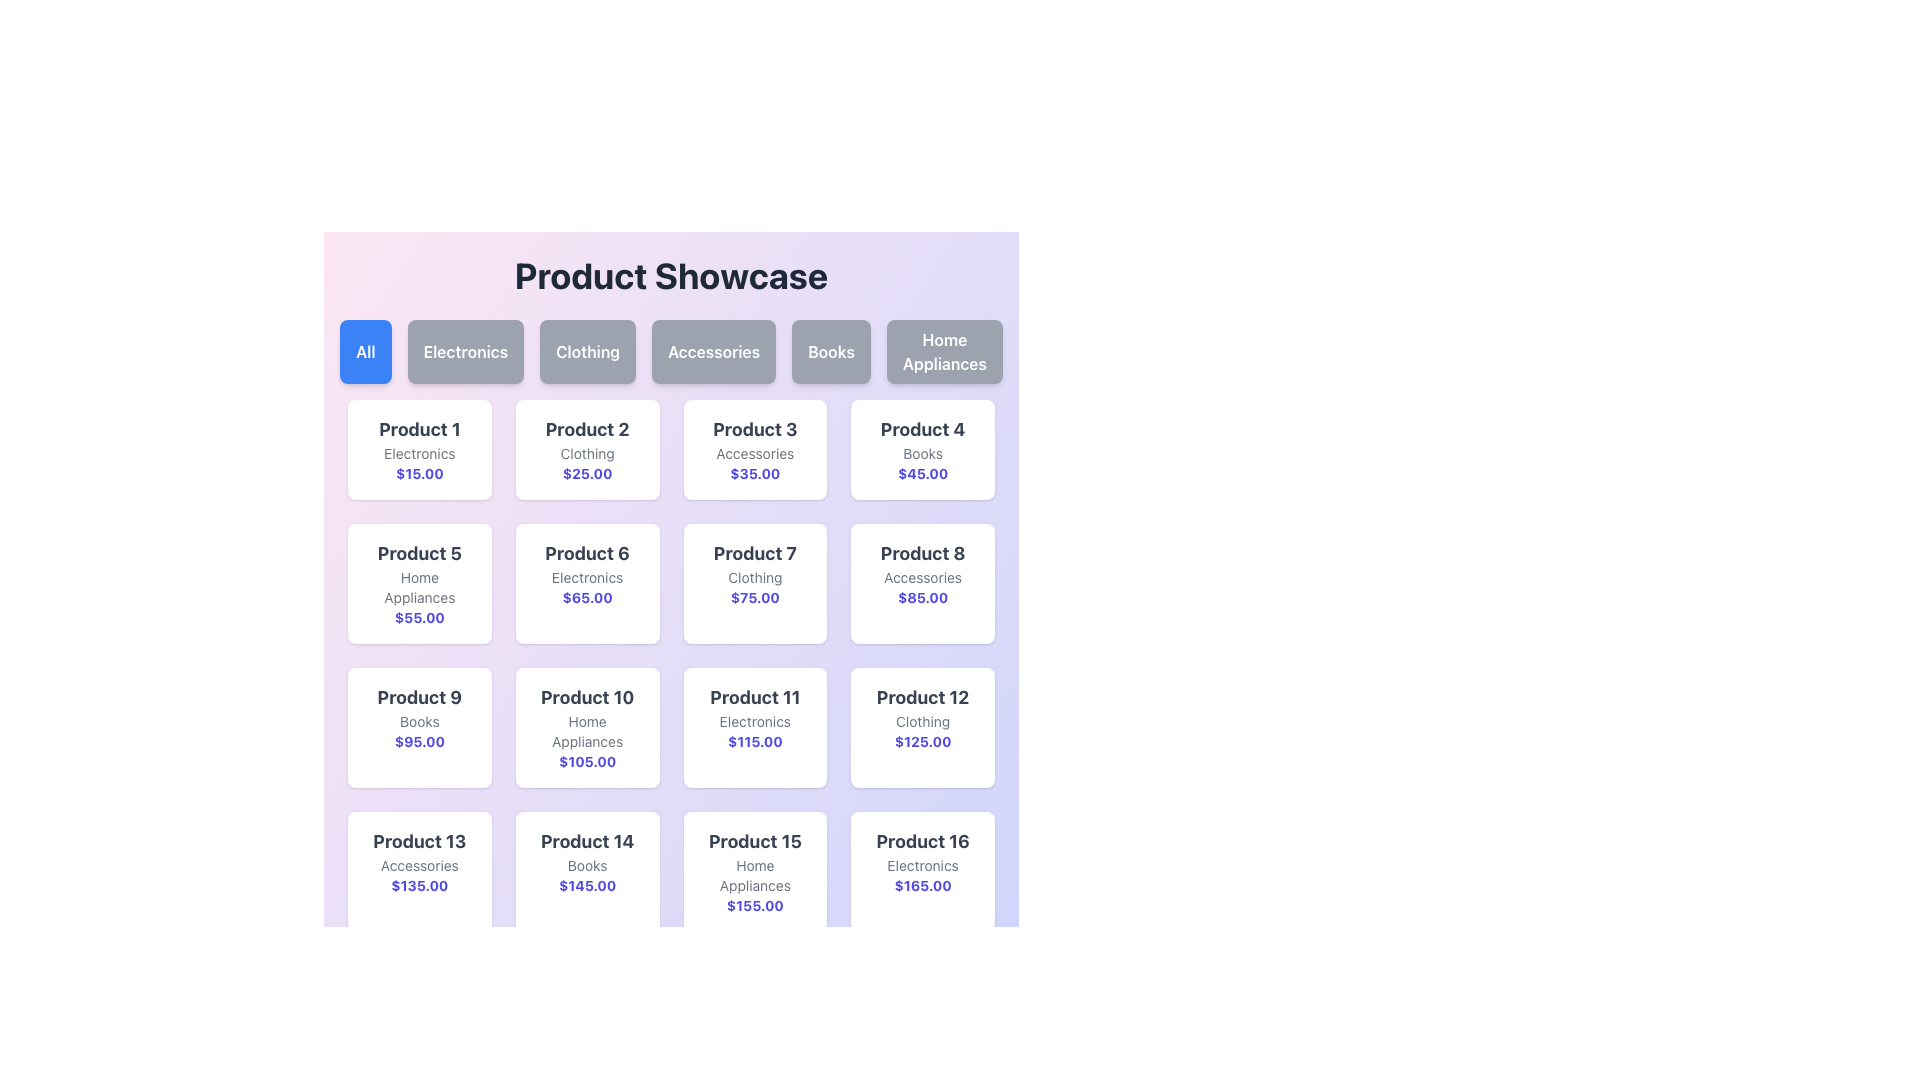 The image size is (1920, 1080). I want to click on text label displaying the price '$165.00', which is bold and indigo, located in the bottom-right section under the 'Product 16' title and 'Electronics' category, so click(922, 885).